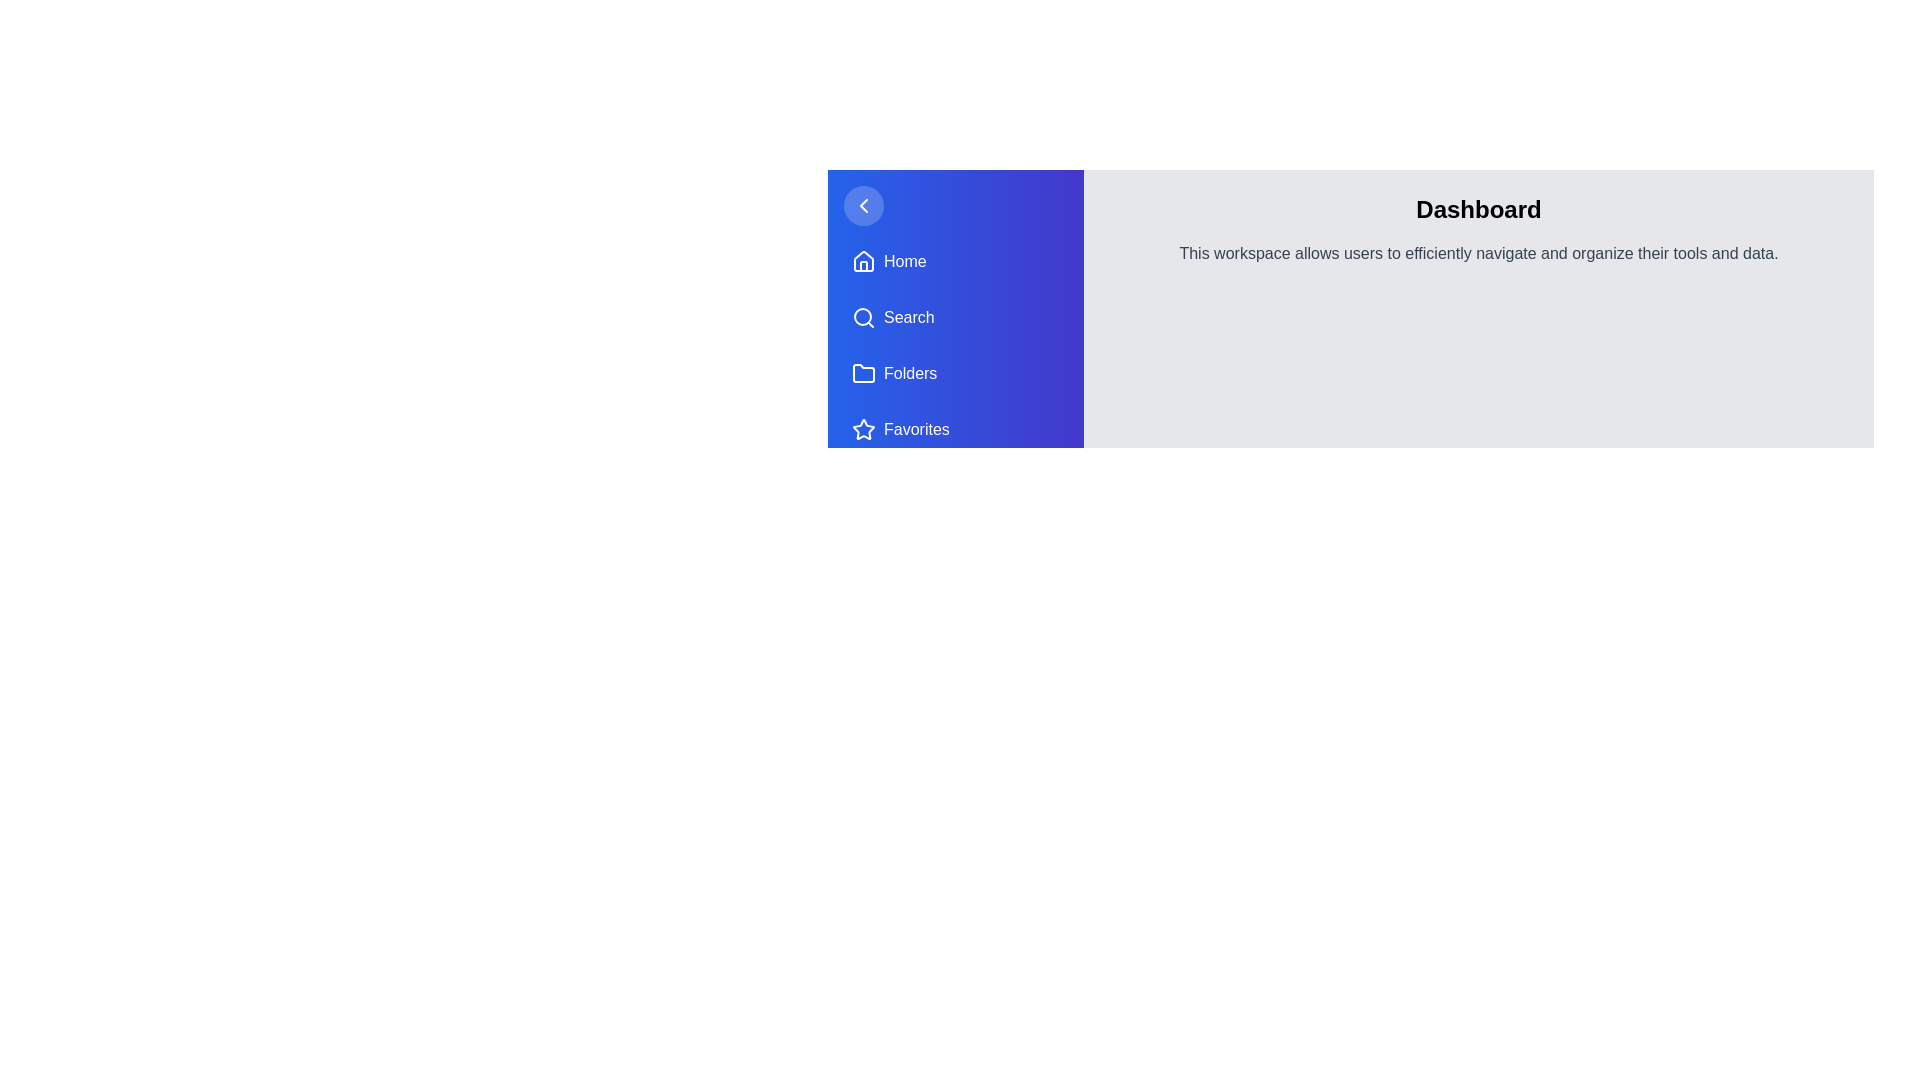  What do you see at coordinates (954, 261) in the screenshot?
I see `the navigation item Home` at bounding box center [954, 261].